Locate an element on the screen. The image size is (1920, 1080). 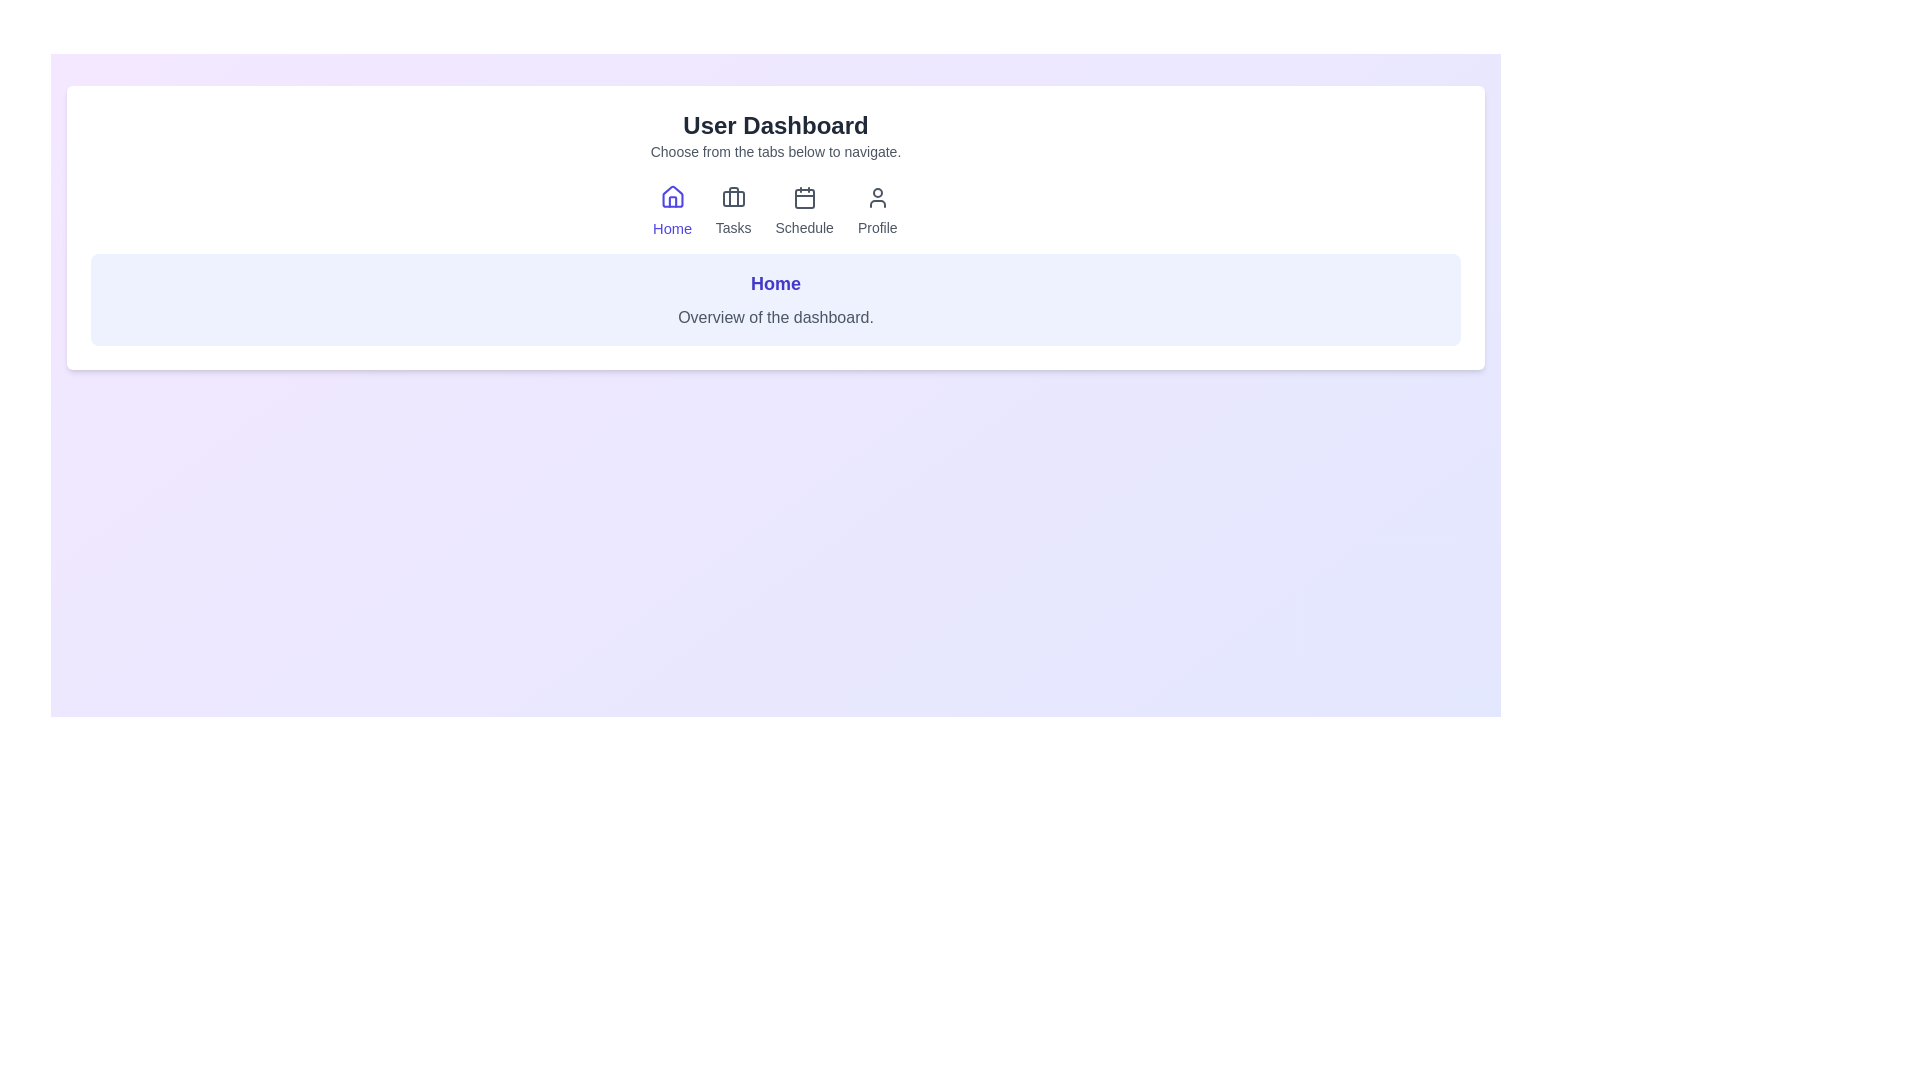
the Profile navigation button located in the upper section of the interface is located at coordinates (877, 212).